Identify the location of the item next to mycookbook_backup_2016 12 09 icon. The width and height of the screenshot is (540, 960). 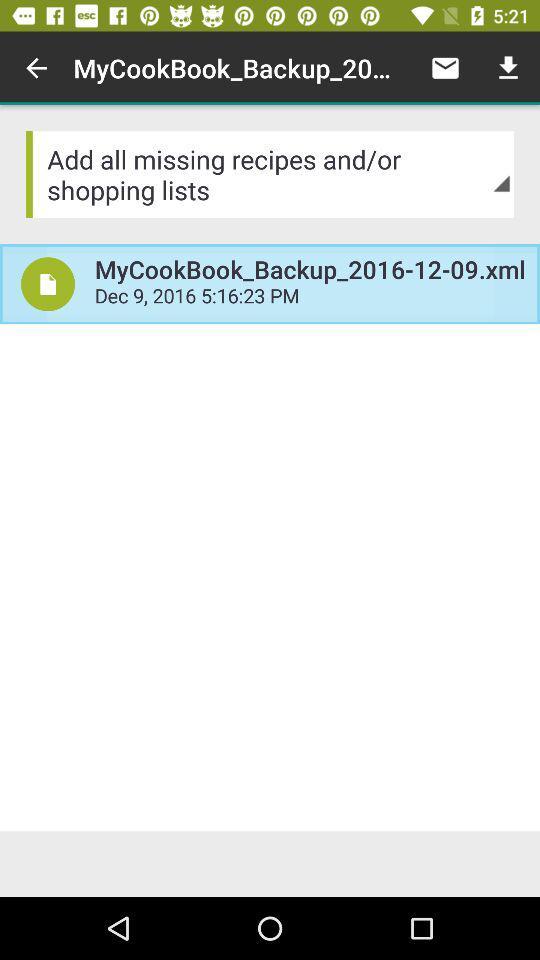
(445, 68).